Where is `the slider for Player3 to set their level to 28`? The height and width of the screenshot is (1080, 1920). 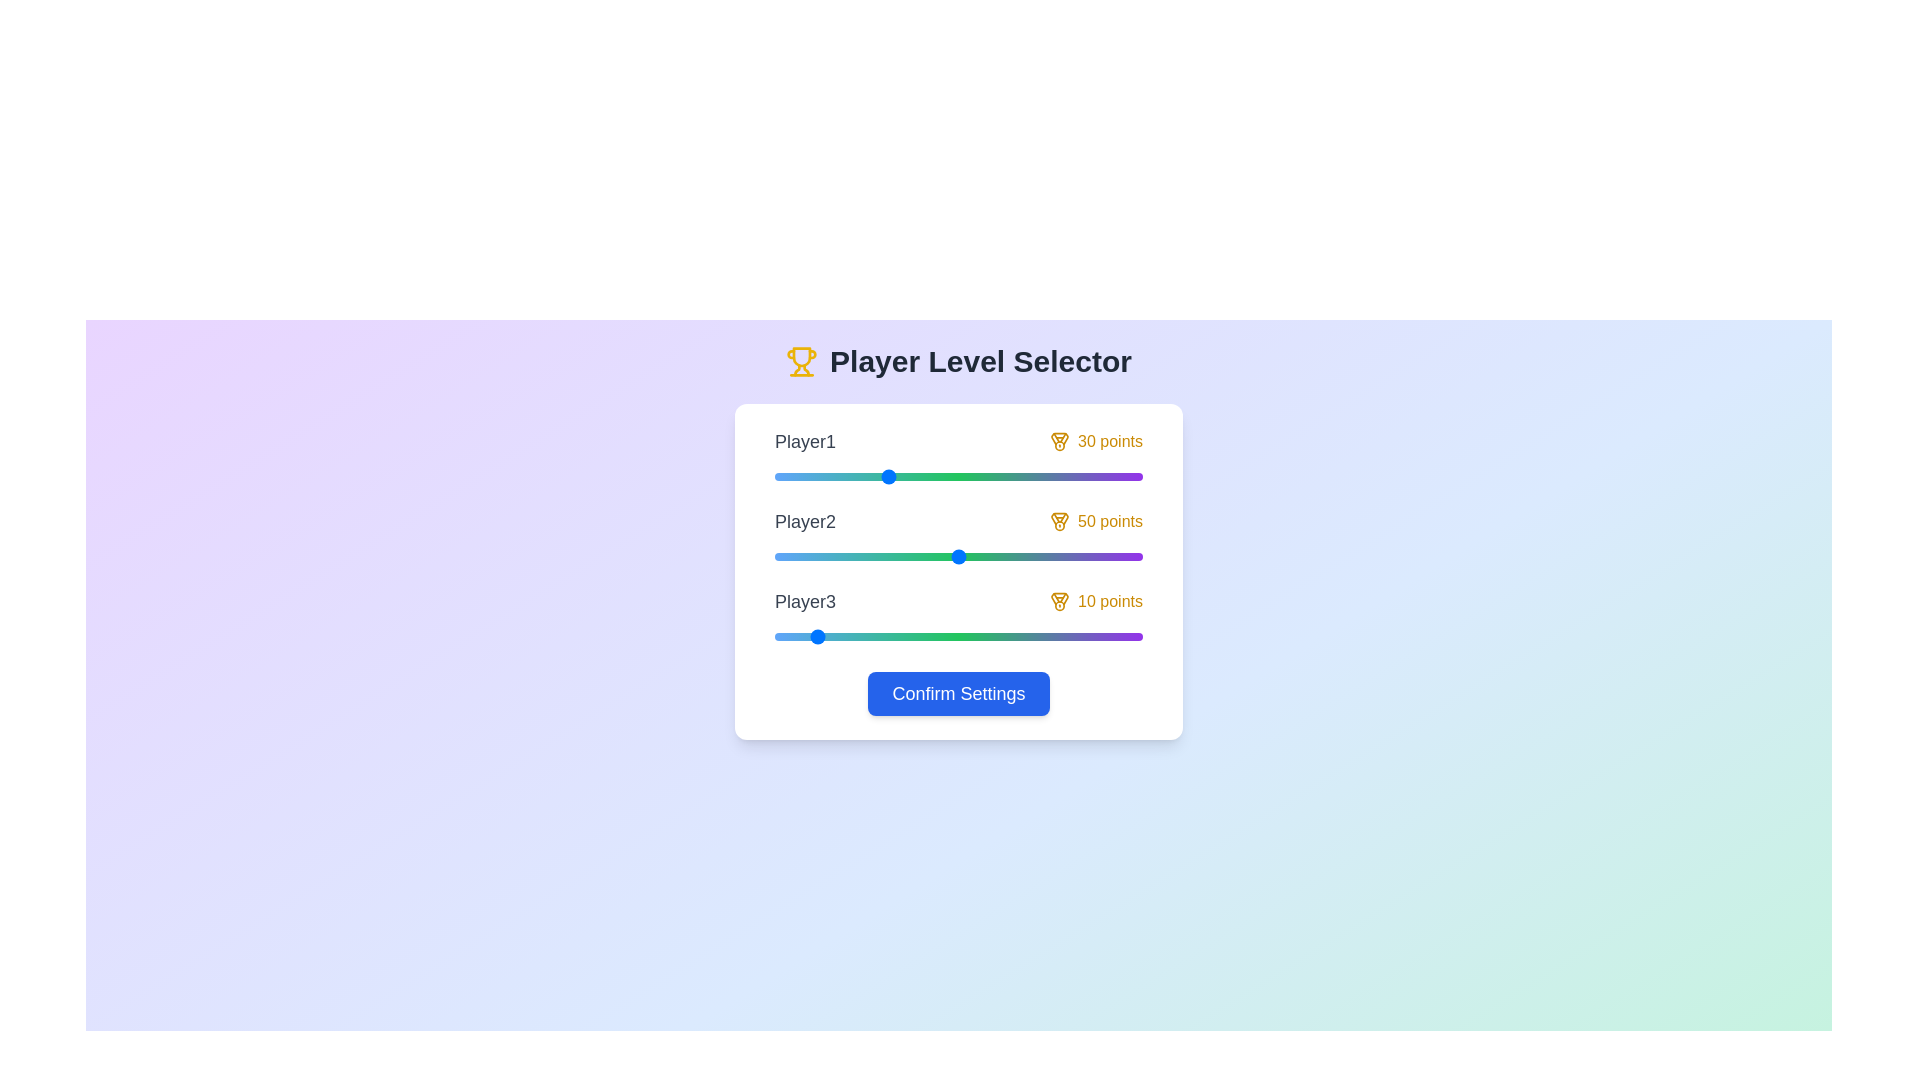 the slider for Player3 to set their level to 28 is located at coordinates (878, 636).